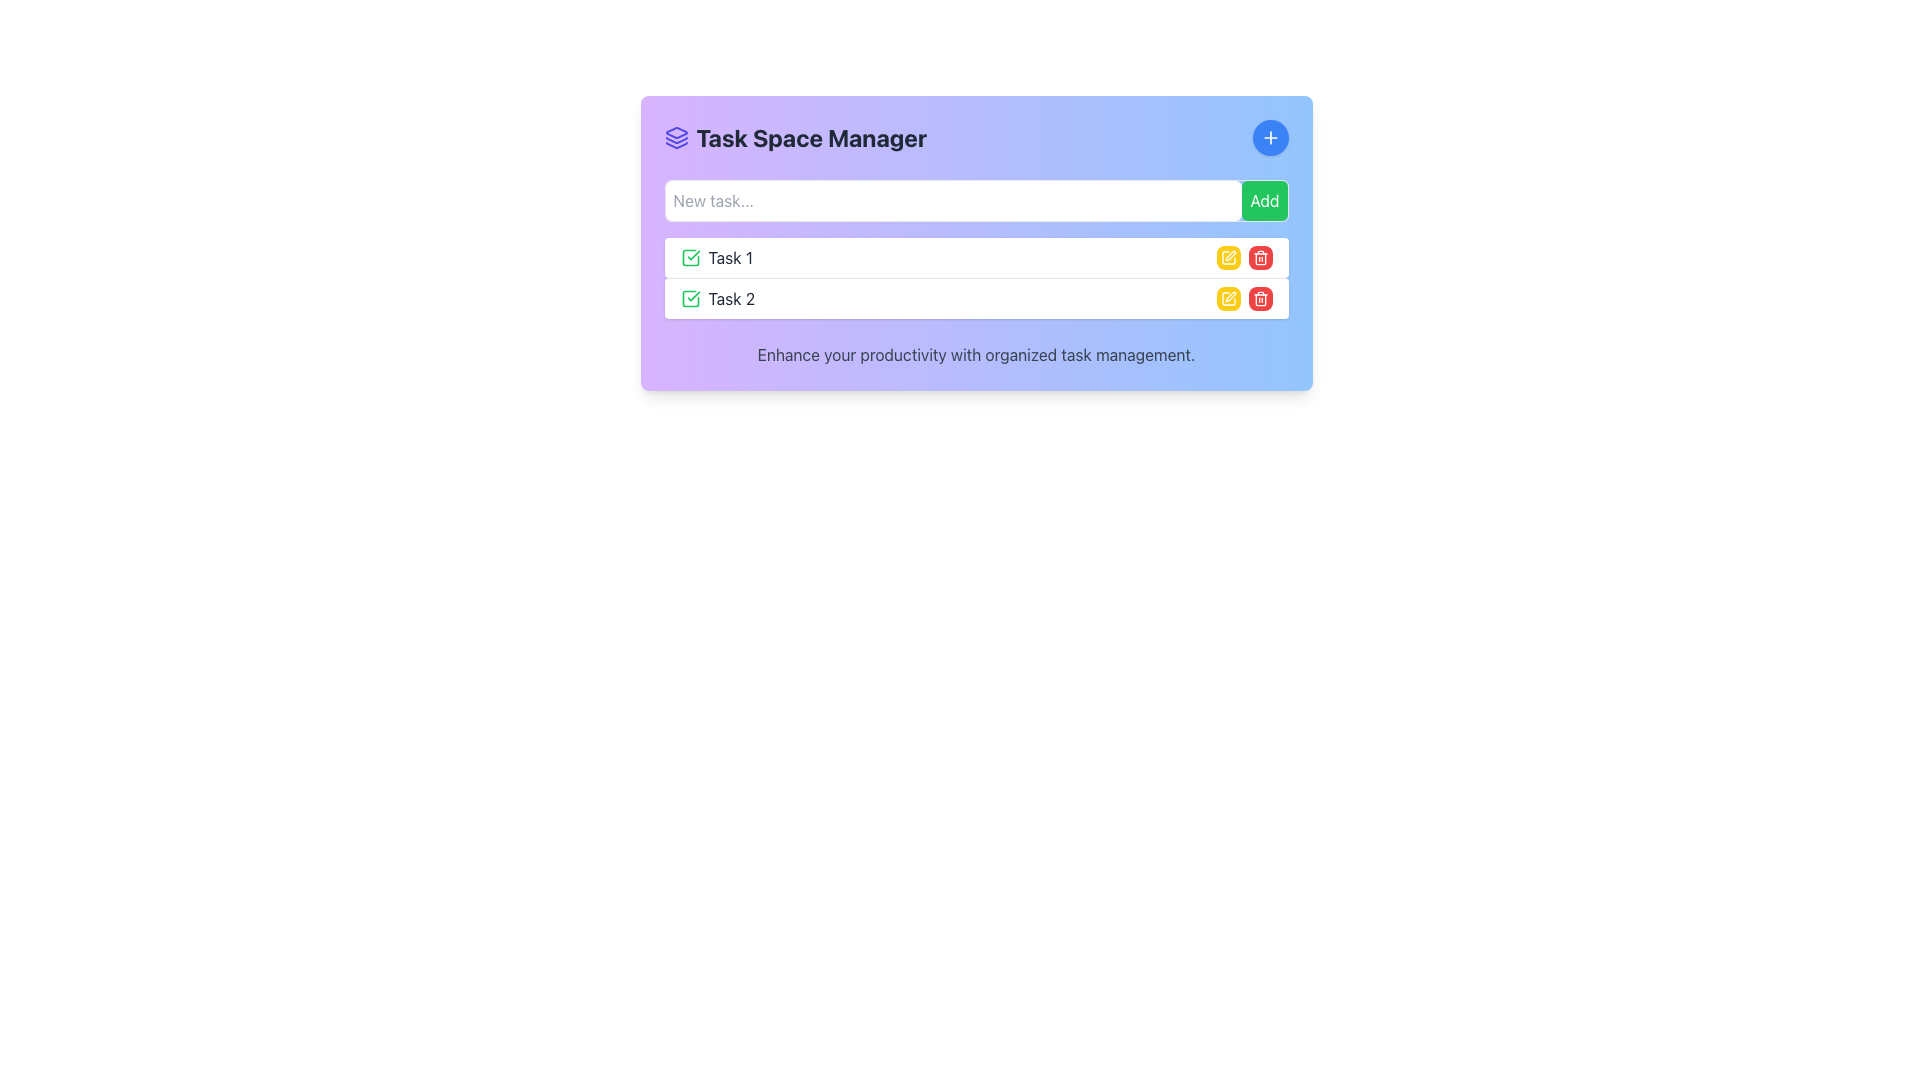  I want to click on the indigo trilayered icon located to the left of the 'Task Space Manager' heading in the task manager box, so click(676, 137).